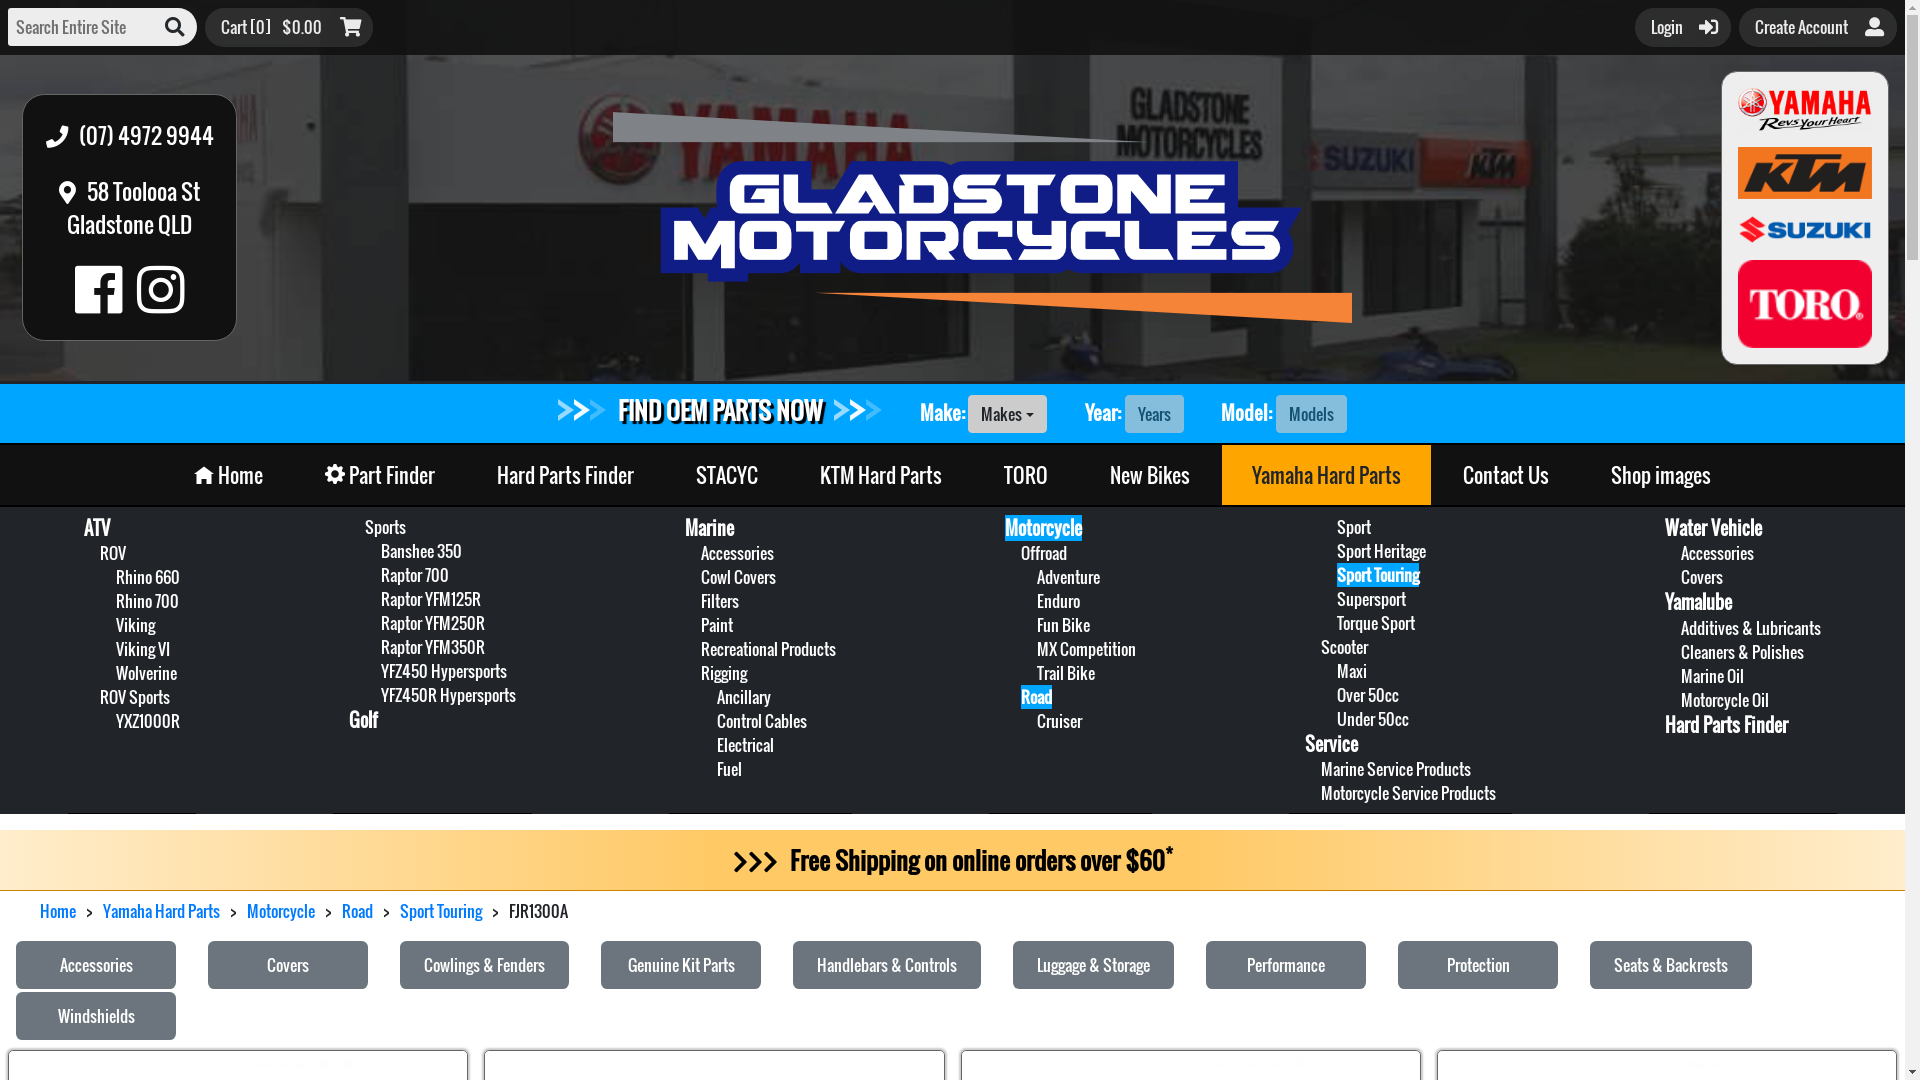 The width and height of the screenshot is (1920, 1080). What do you see at coordinates (112, 552) in the screenshot?
I see `'ROV'` at bounding box center [112, 552].